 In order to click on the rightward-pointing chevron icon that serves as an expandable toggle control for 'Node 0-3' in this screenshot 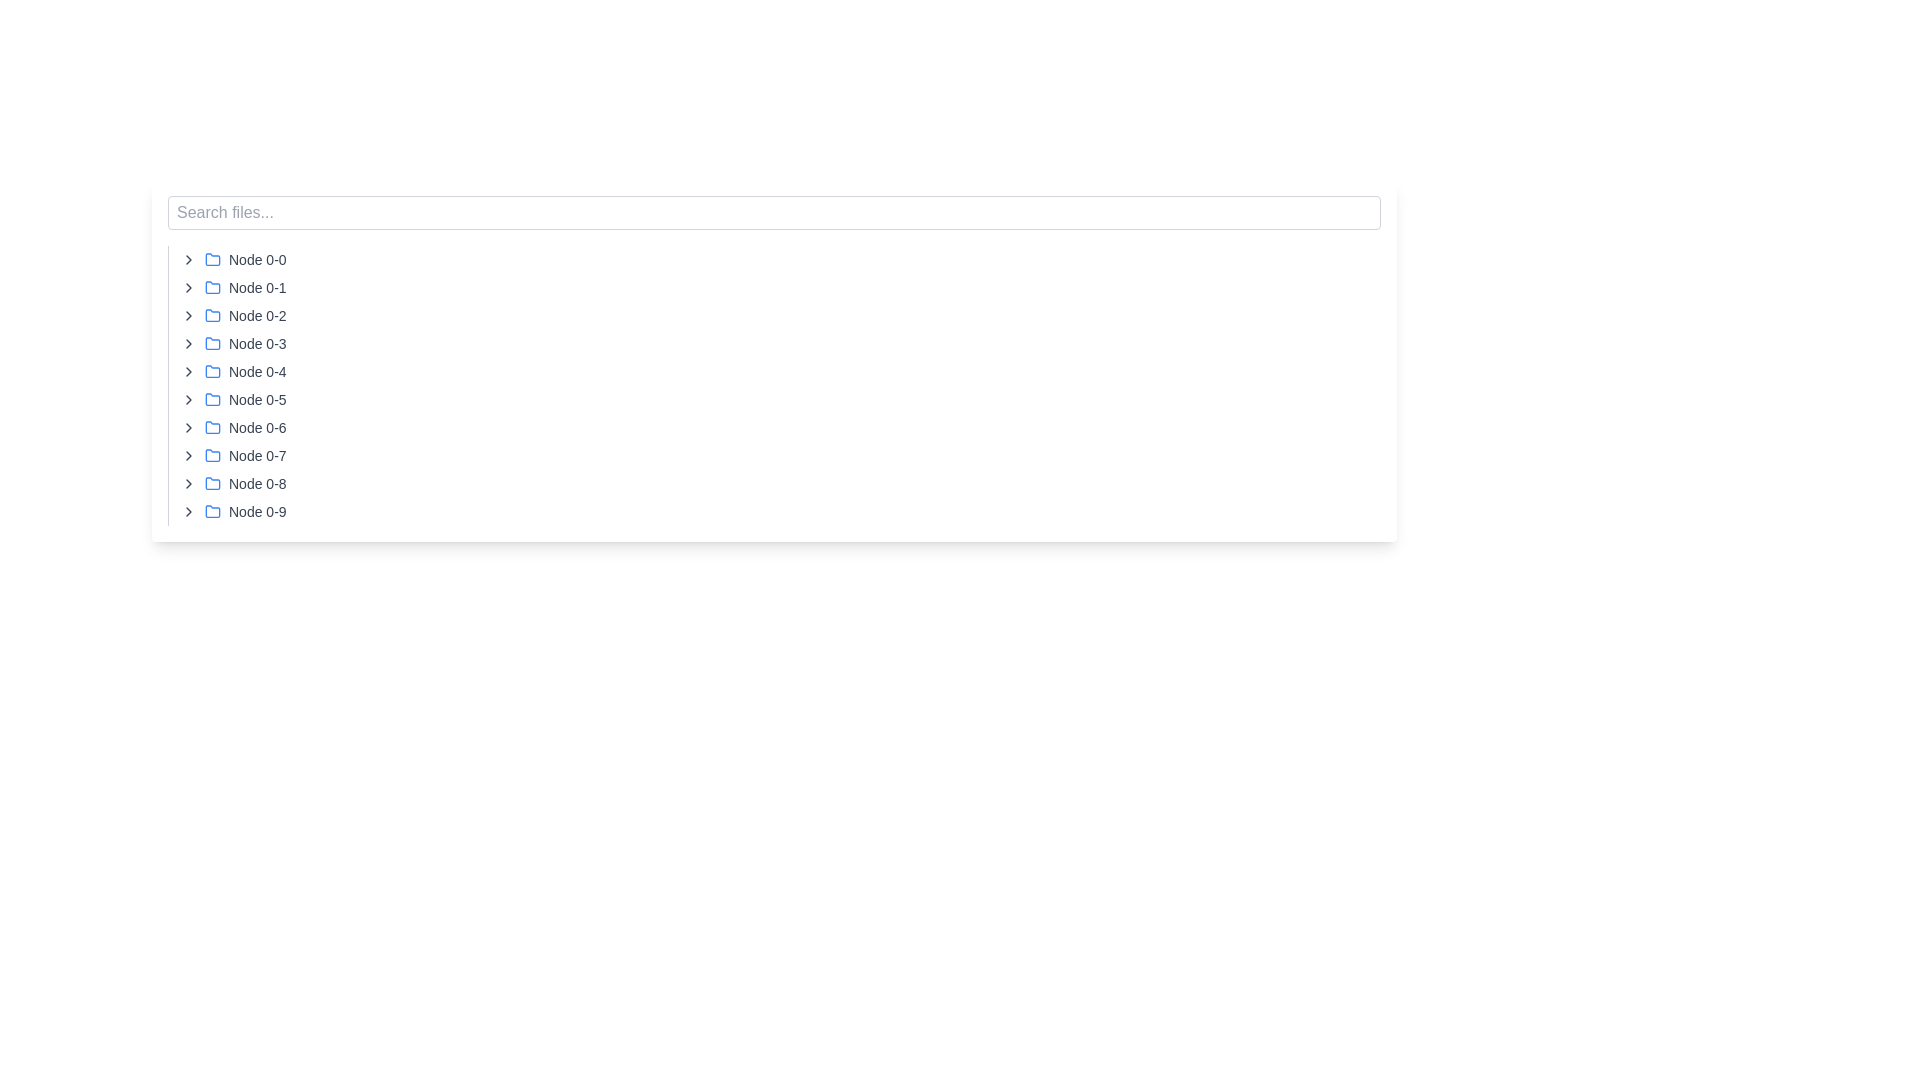, I will do `click(188, 342)`.